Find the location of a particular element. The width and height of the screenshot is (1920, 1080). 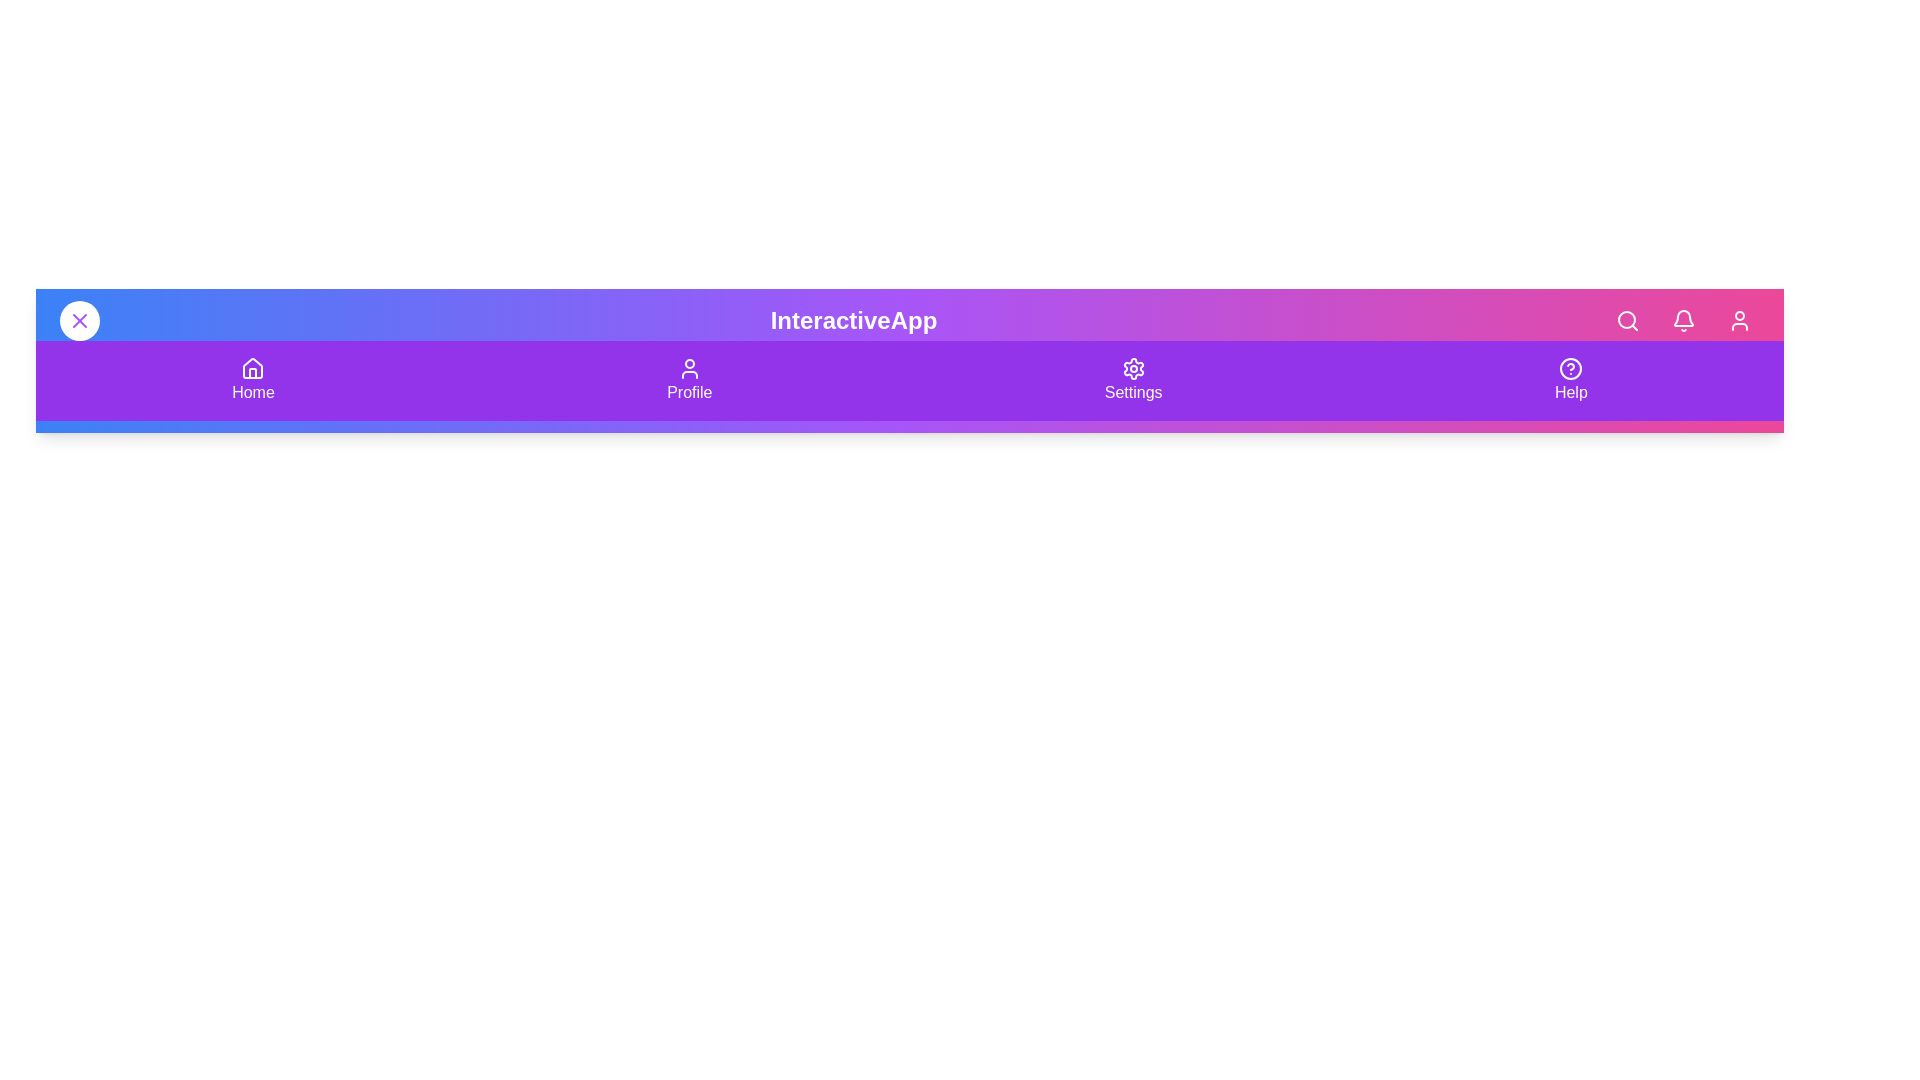

the navigation menu item Profile is located at coordinates (689, 381).